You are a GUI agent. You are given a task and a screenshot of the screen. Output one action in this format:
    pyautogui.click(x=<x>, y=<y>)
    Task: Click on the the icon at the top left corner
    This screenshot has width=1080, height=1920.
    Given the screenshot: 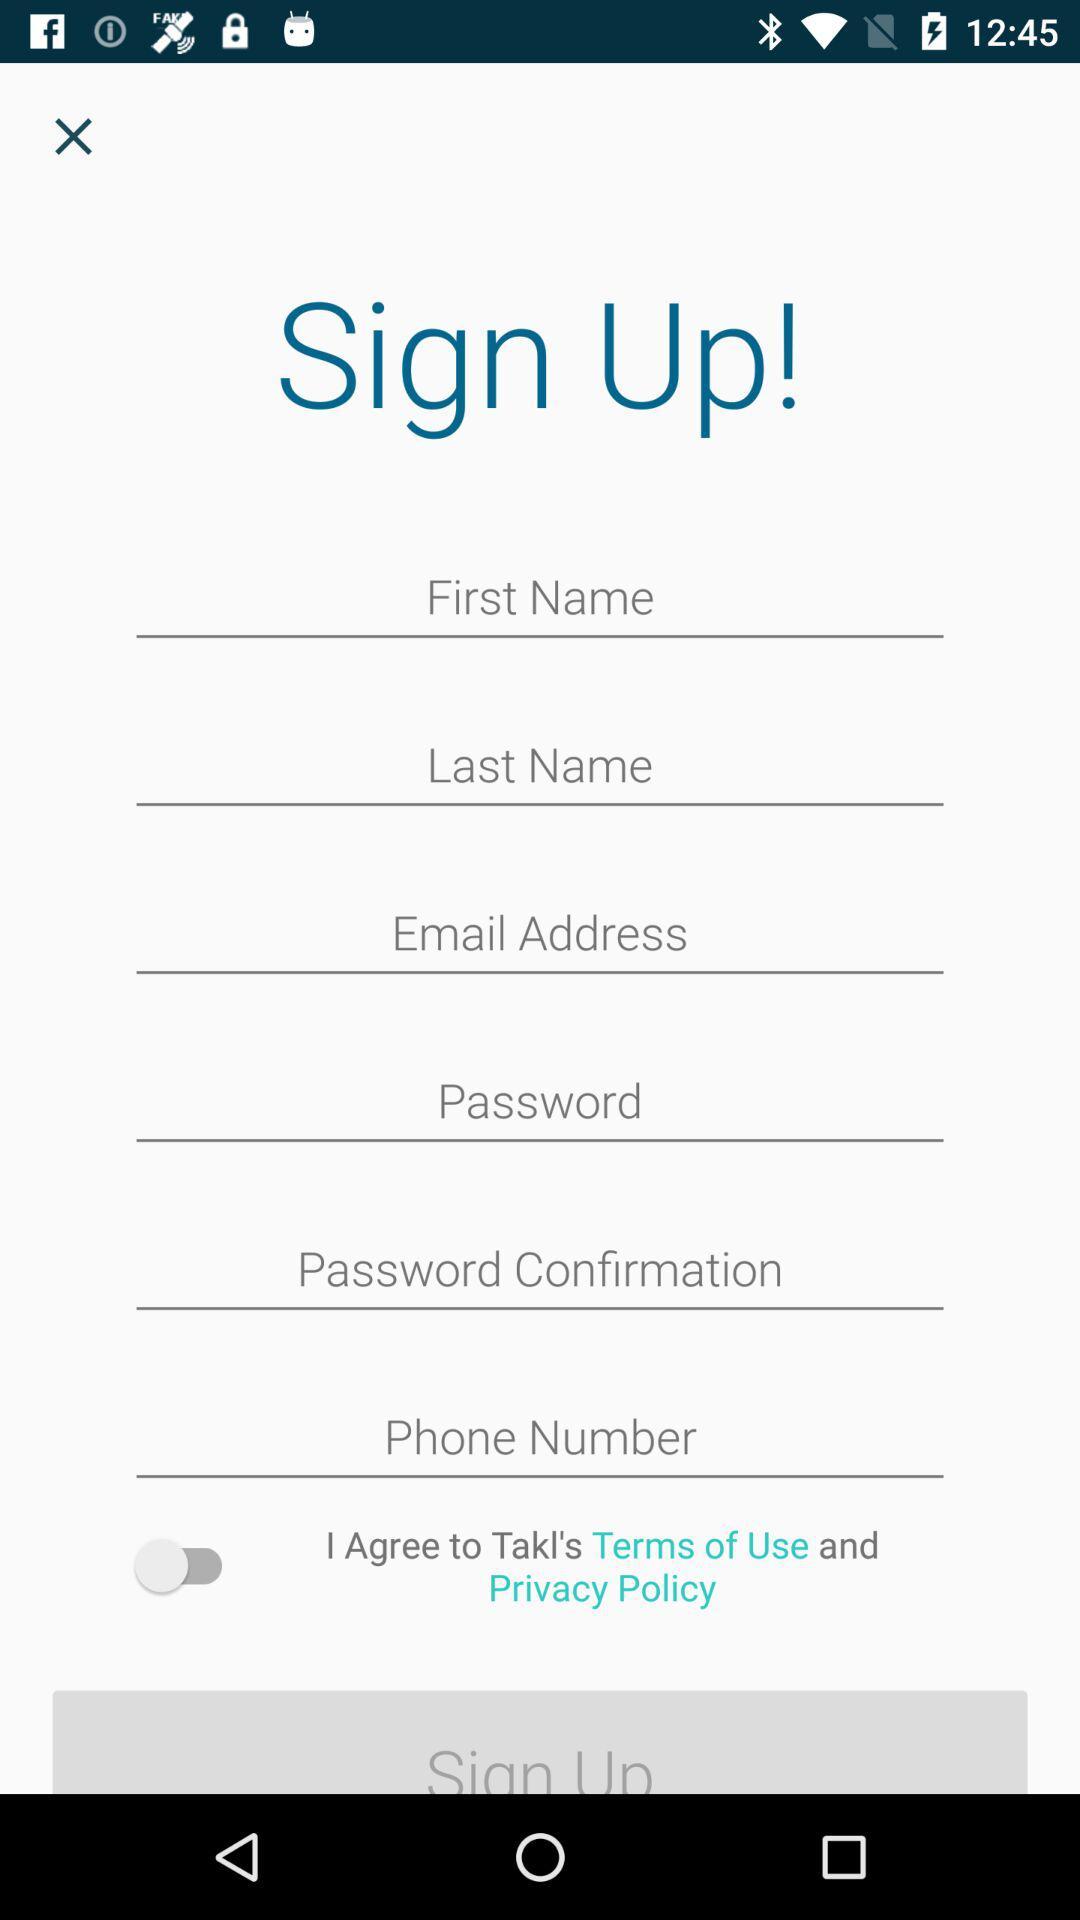 What is the action you would take?
    pyautogui.click(x=72, y=135)
    